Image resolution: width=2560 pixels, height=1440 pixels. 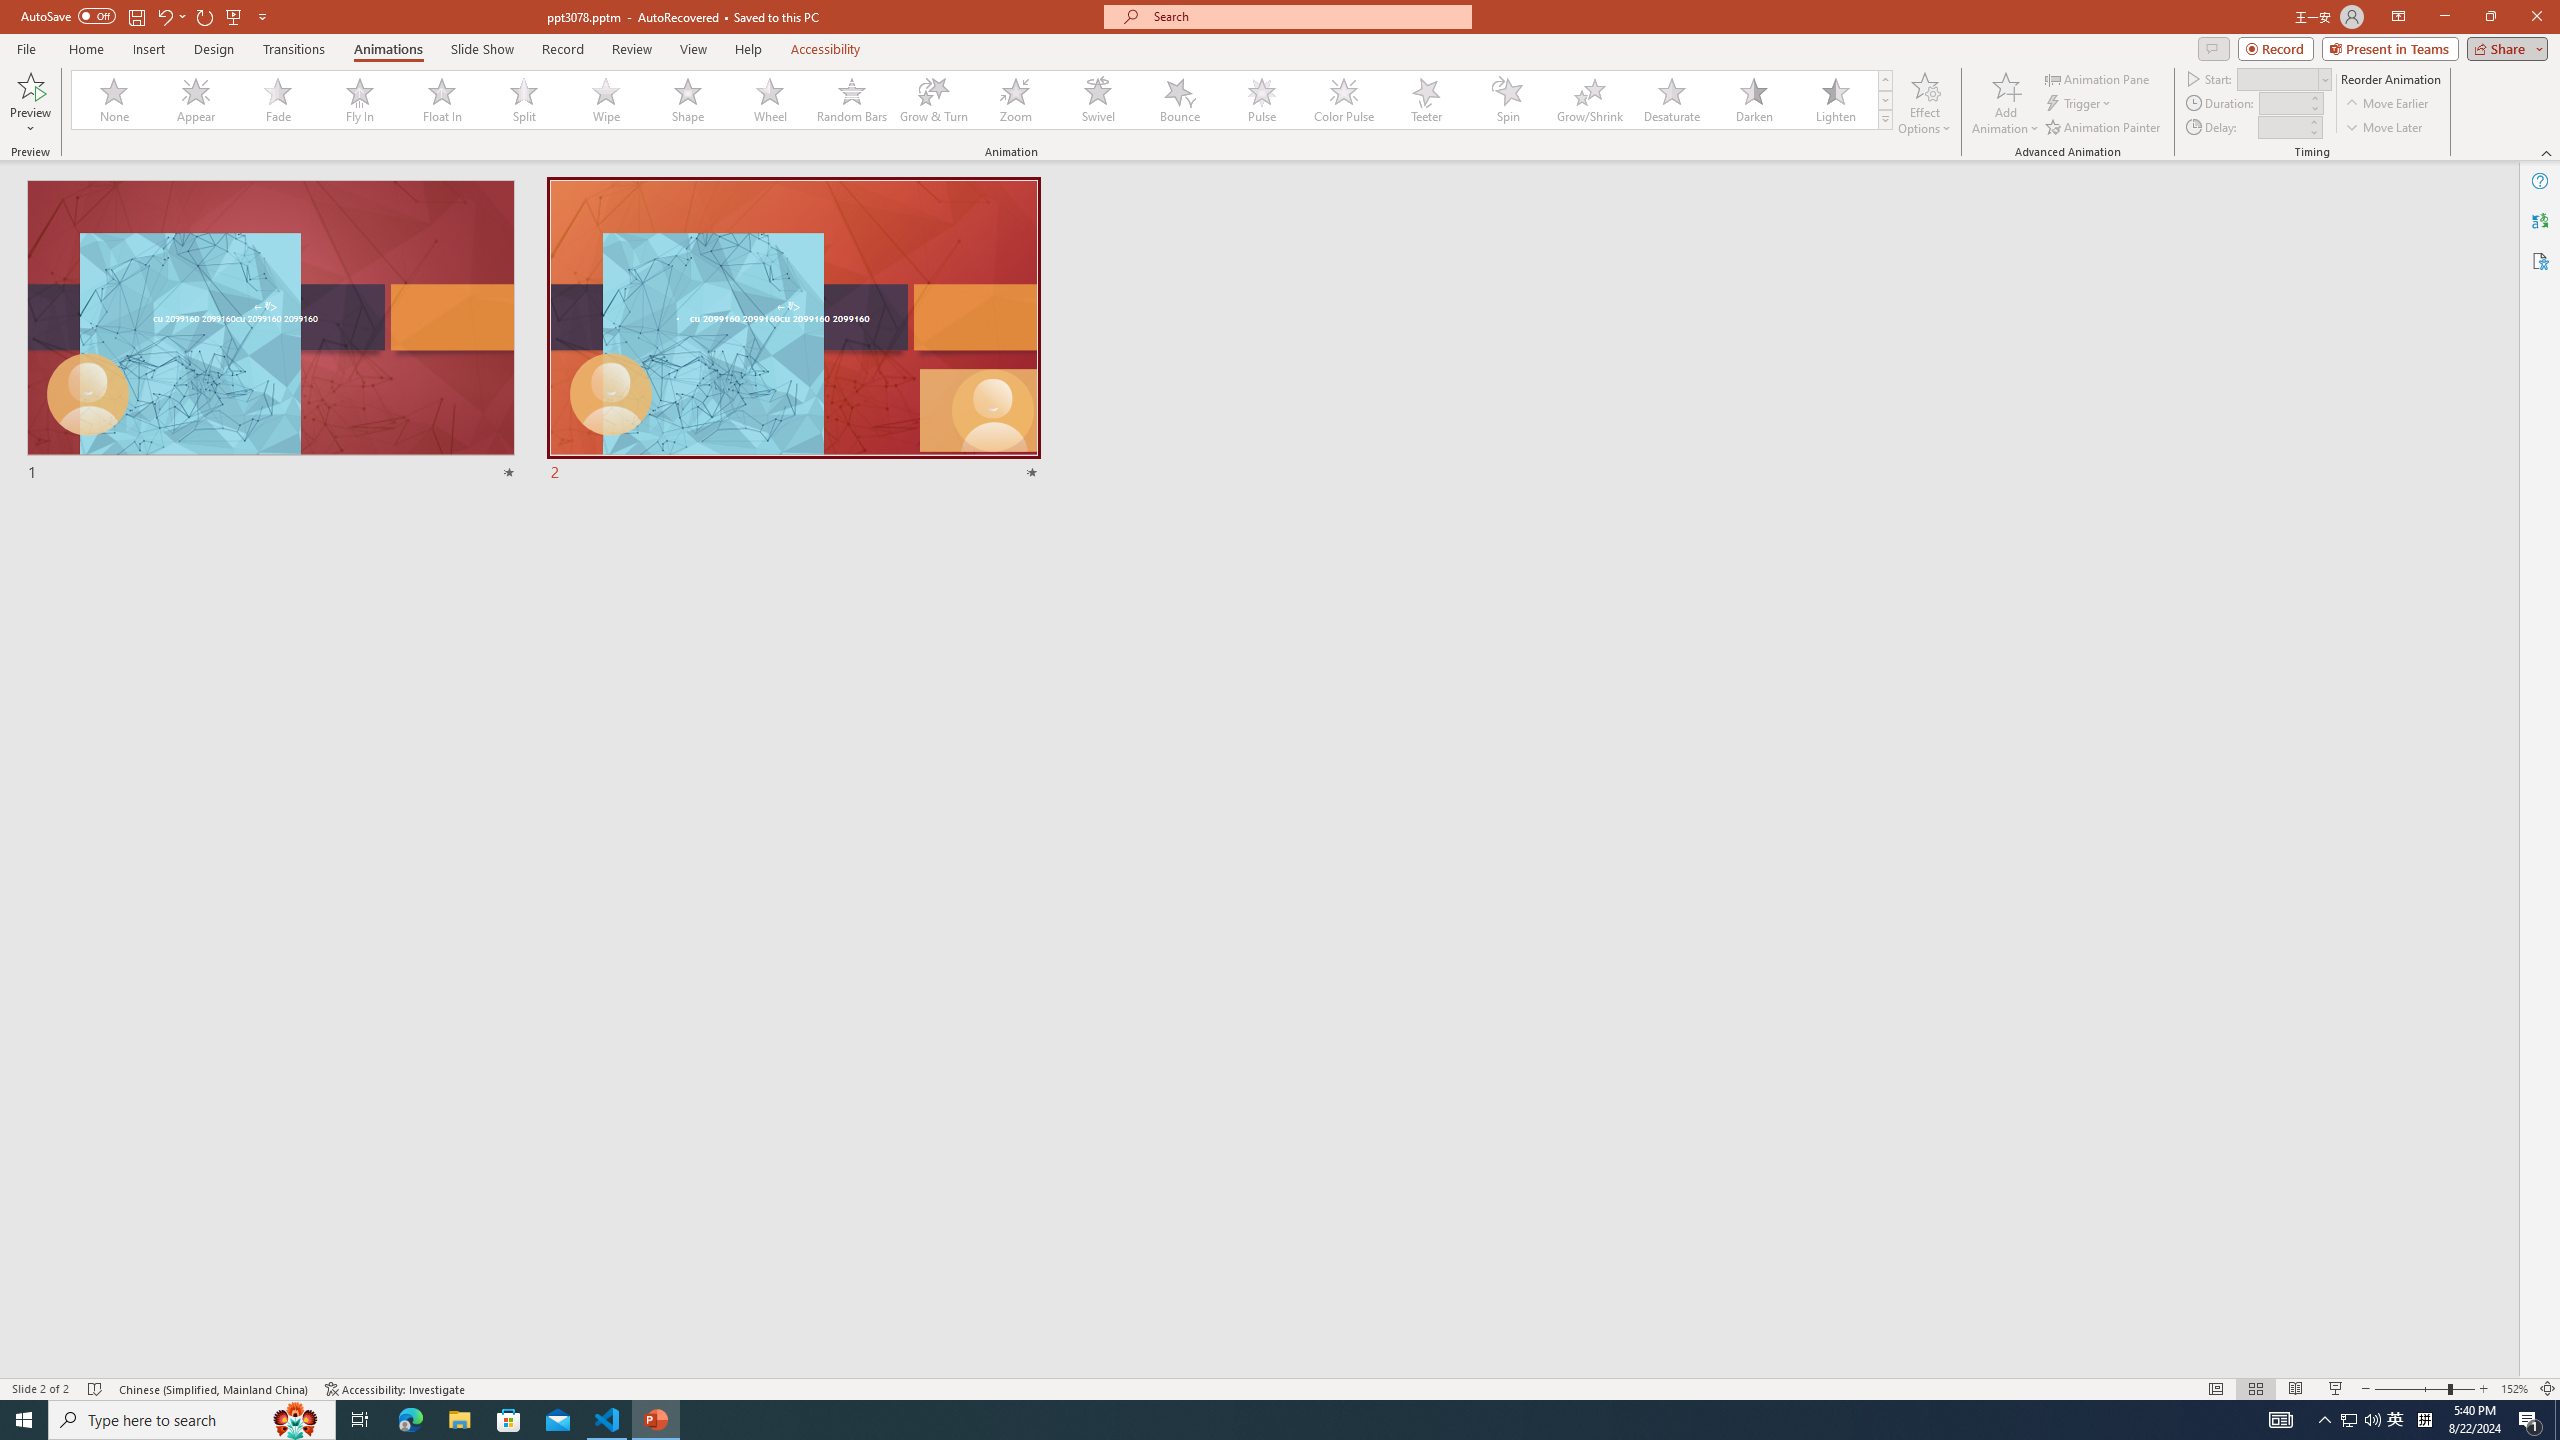 What do you see at coordinates (1671, 99) in the screenshot?
I see `'Desaturate'` at bounding box center [1671, 99].